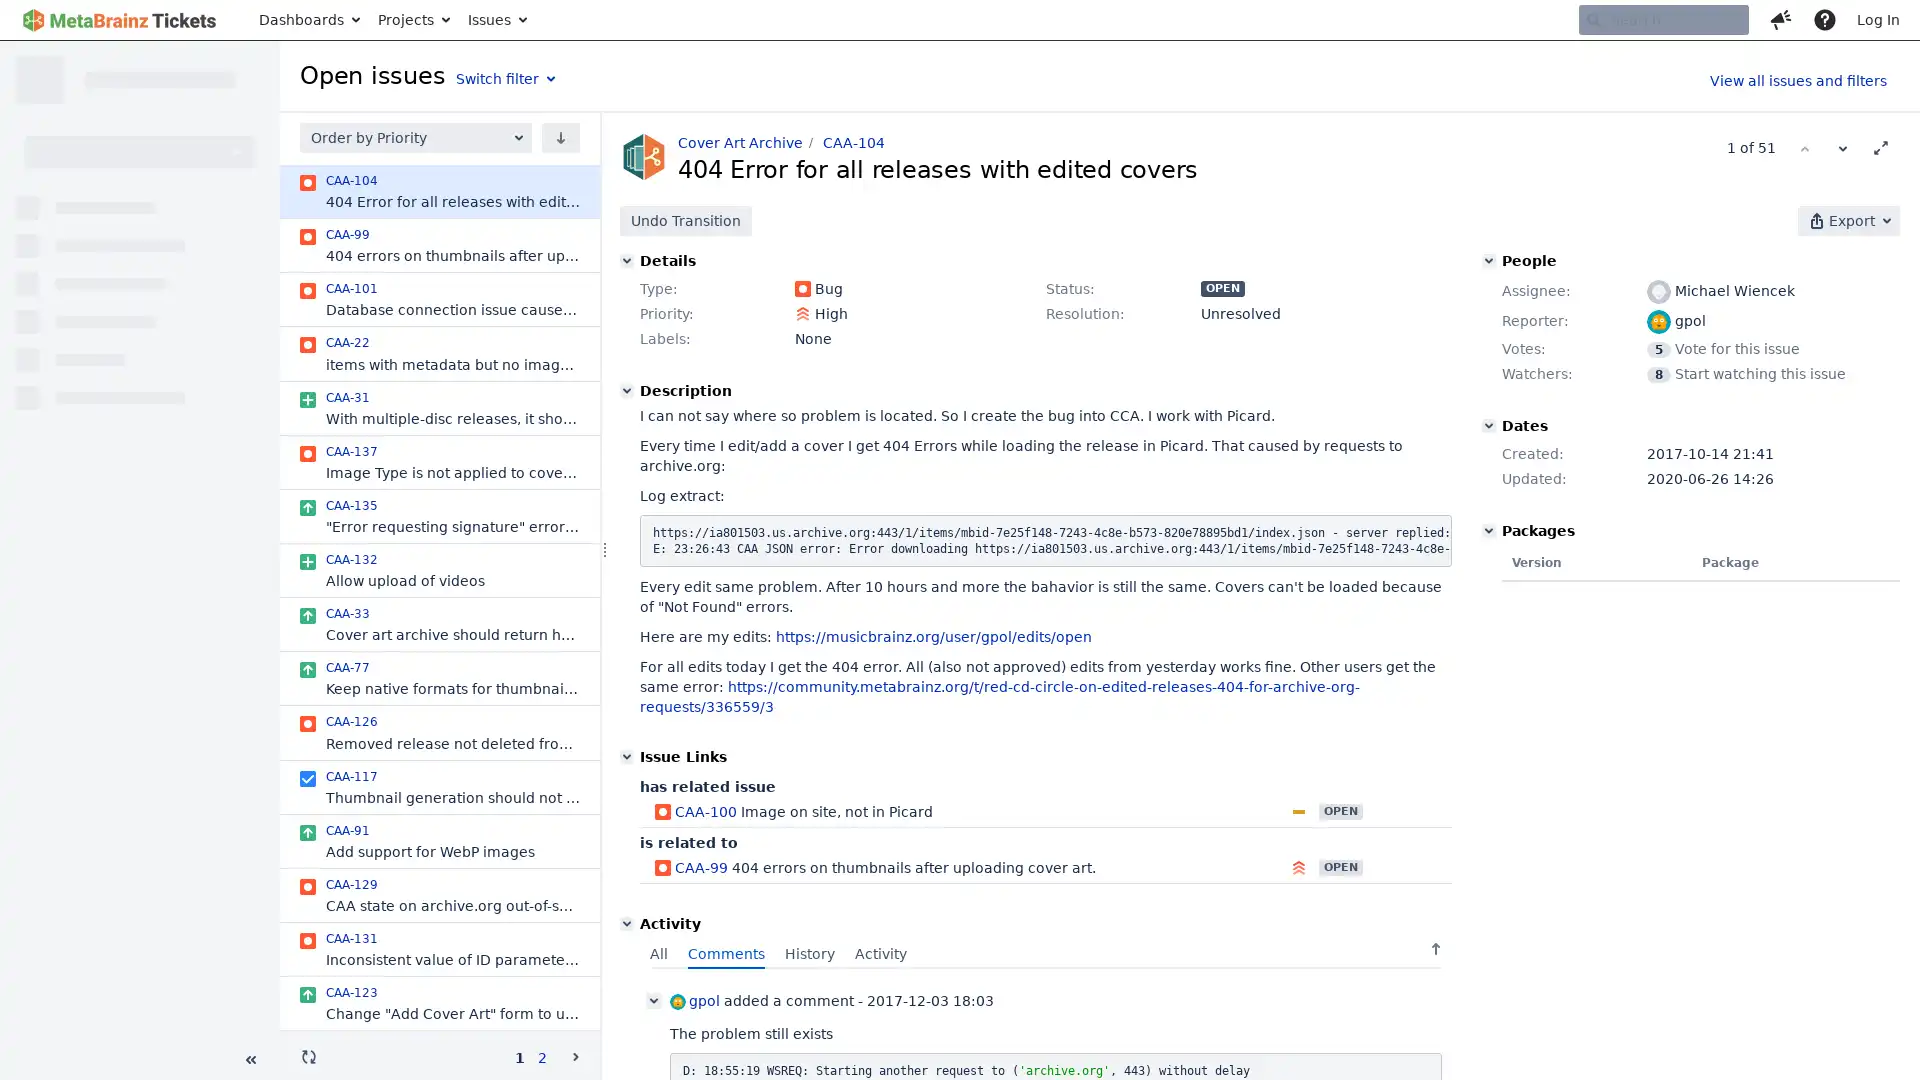 This screenshot has height=1080, width=1920. Describe the element at coordinates (626, 260) in the screenshot. I see `Details` at that location.